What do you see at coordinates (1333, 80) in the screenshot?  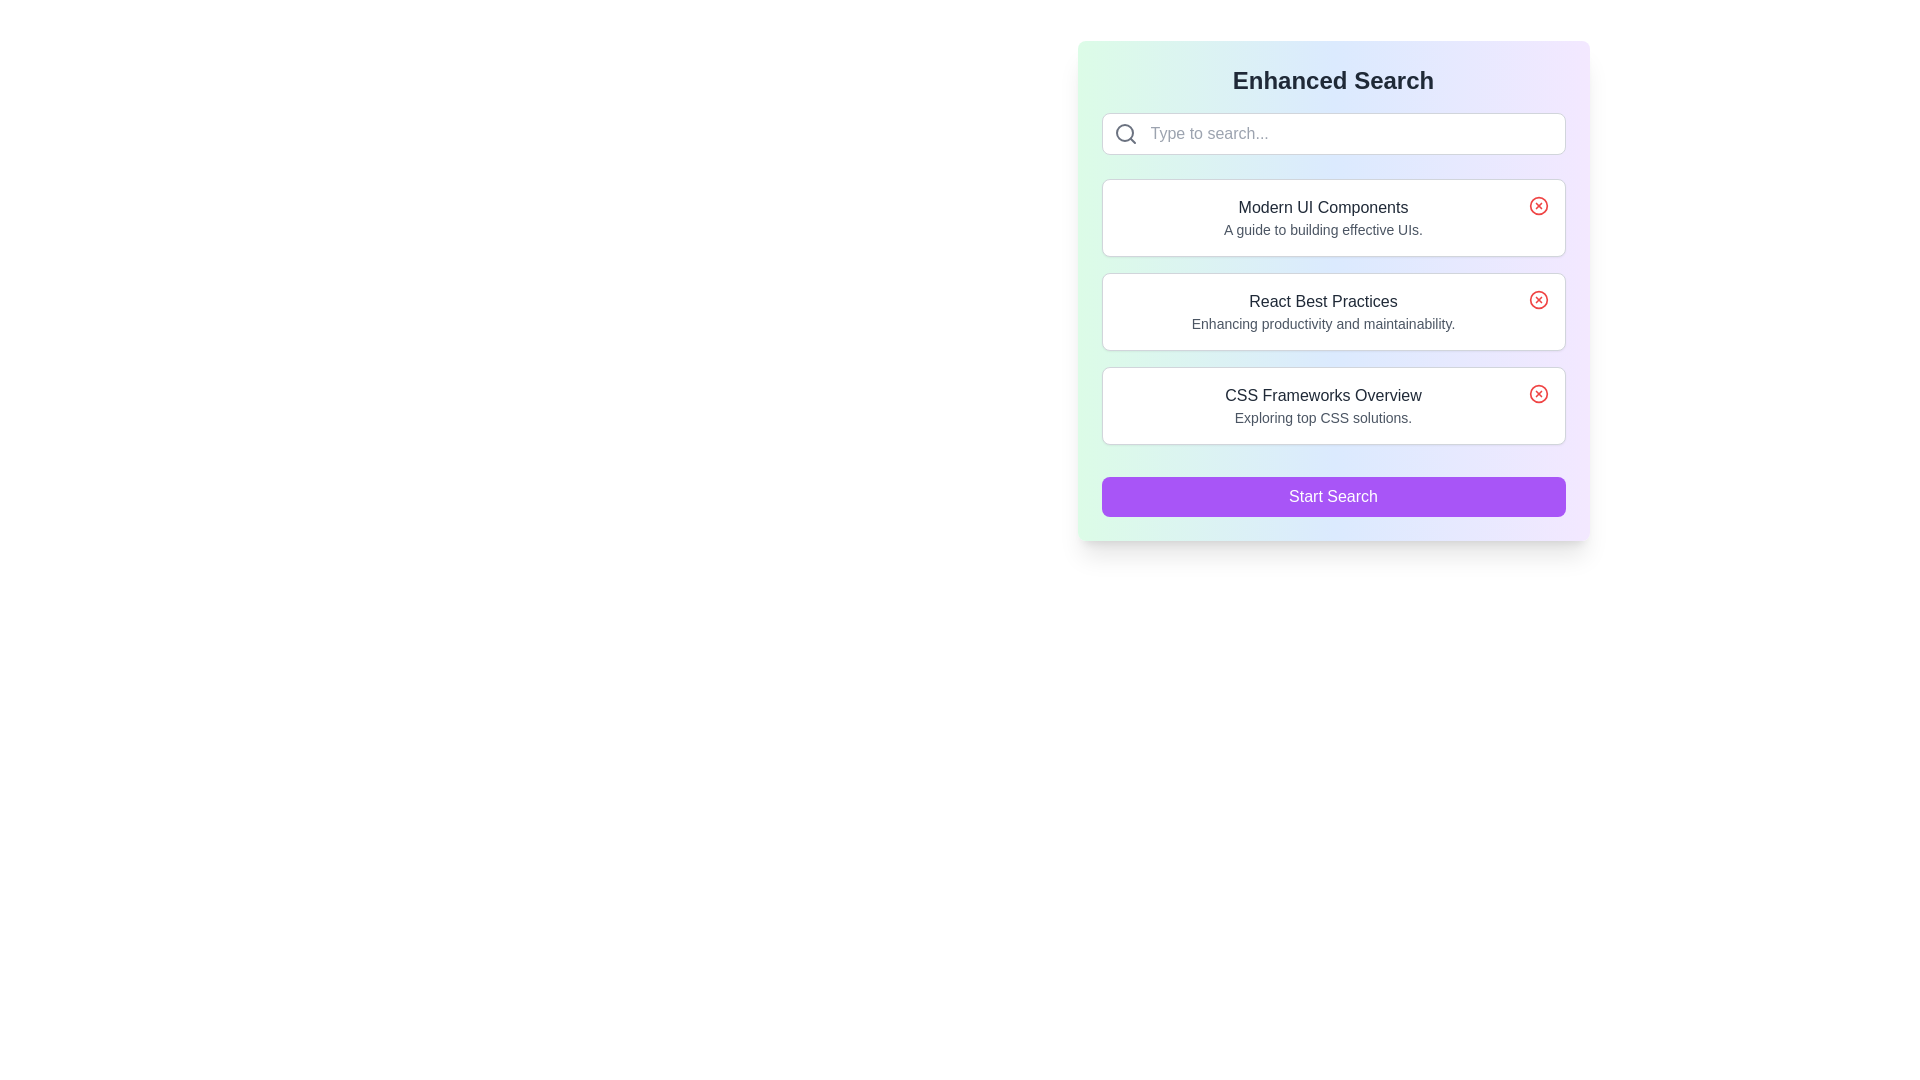 I see `text element that serves as the title or headline for the section, positioned at the top-center of the layout above the search input field` at bounding box center [1333, 80].